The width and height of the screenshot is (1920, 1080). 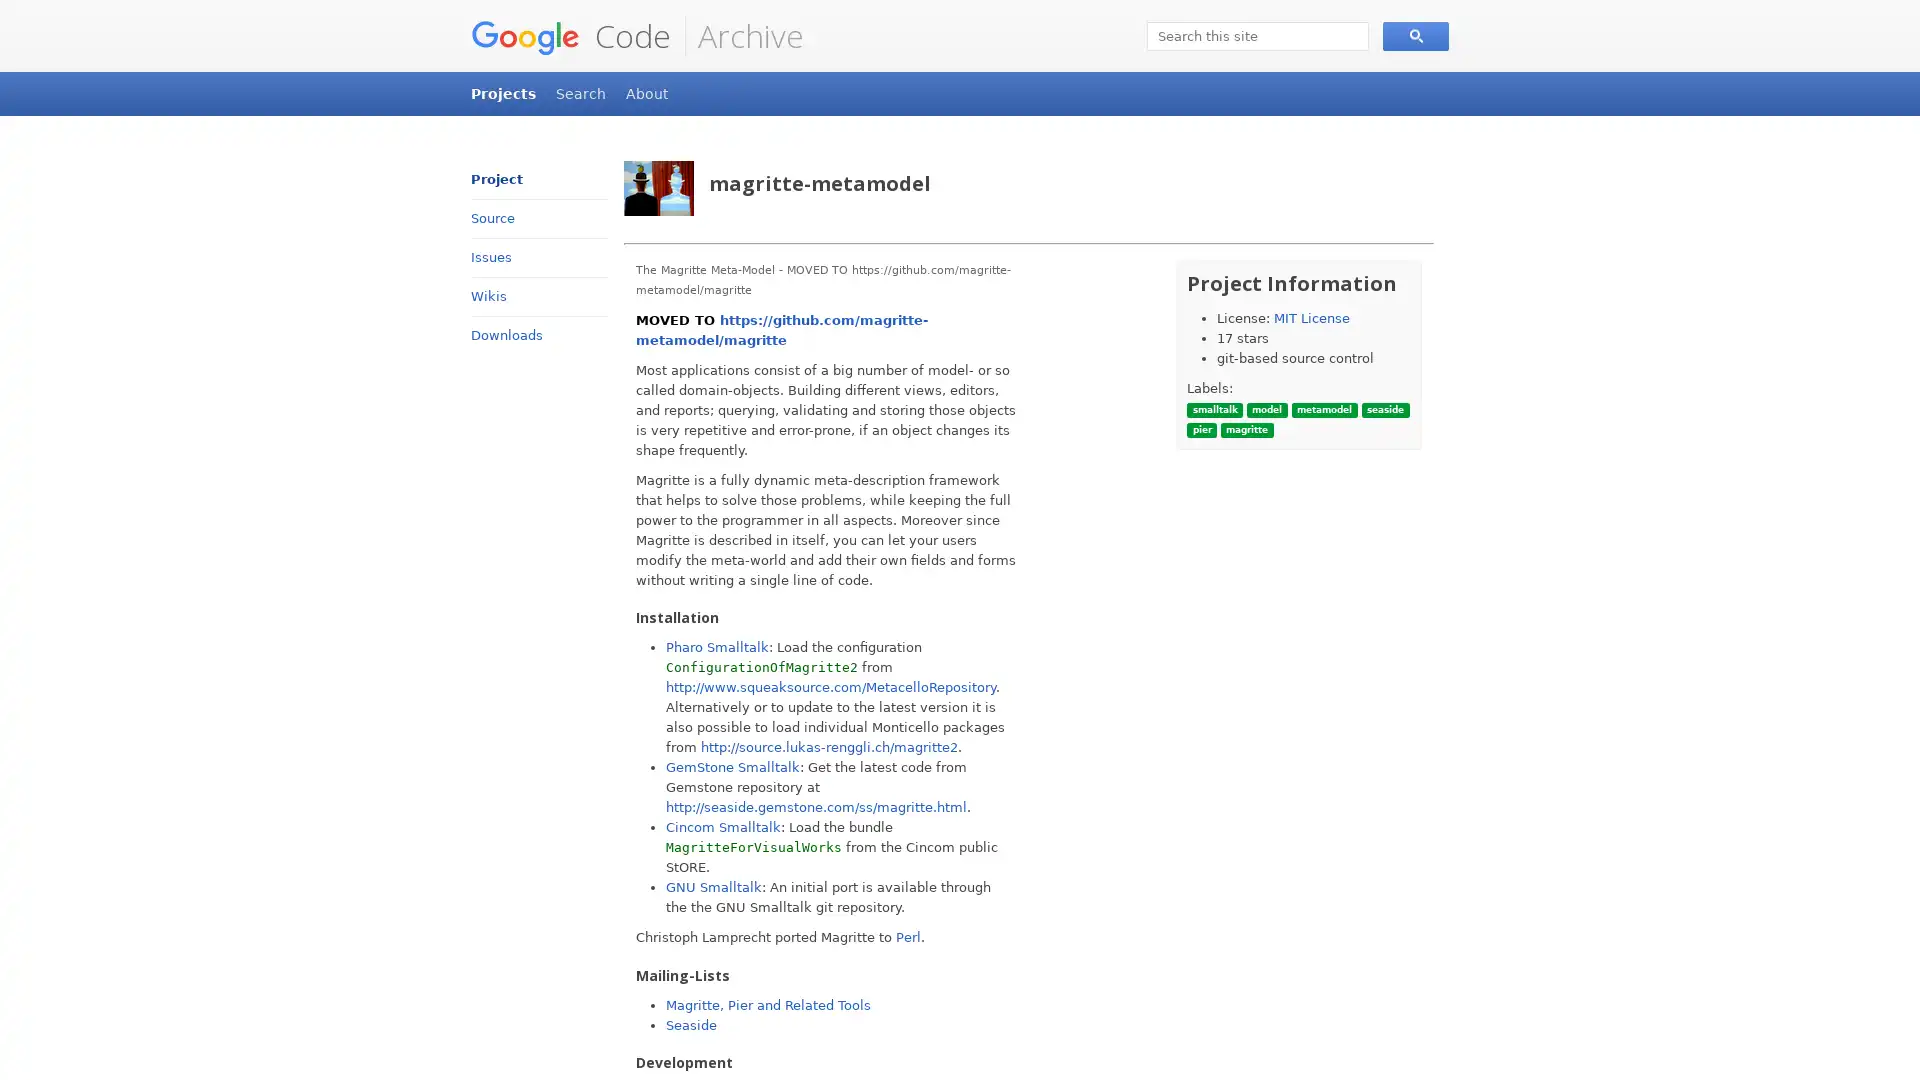 What do you see at coordinates (1415, 36) in the screenshot?
I see `Search` at bounding box center [1415, 36].